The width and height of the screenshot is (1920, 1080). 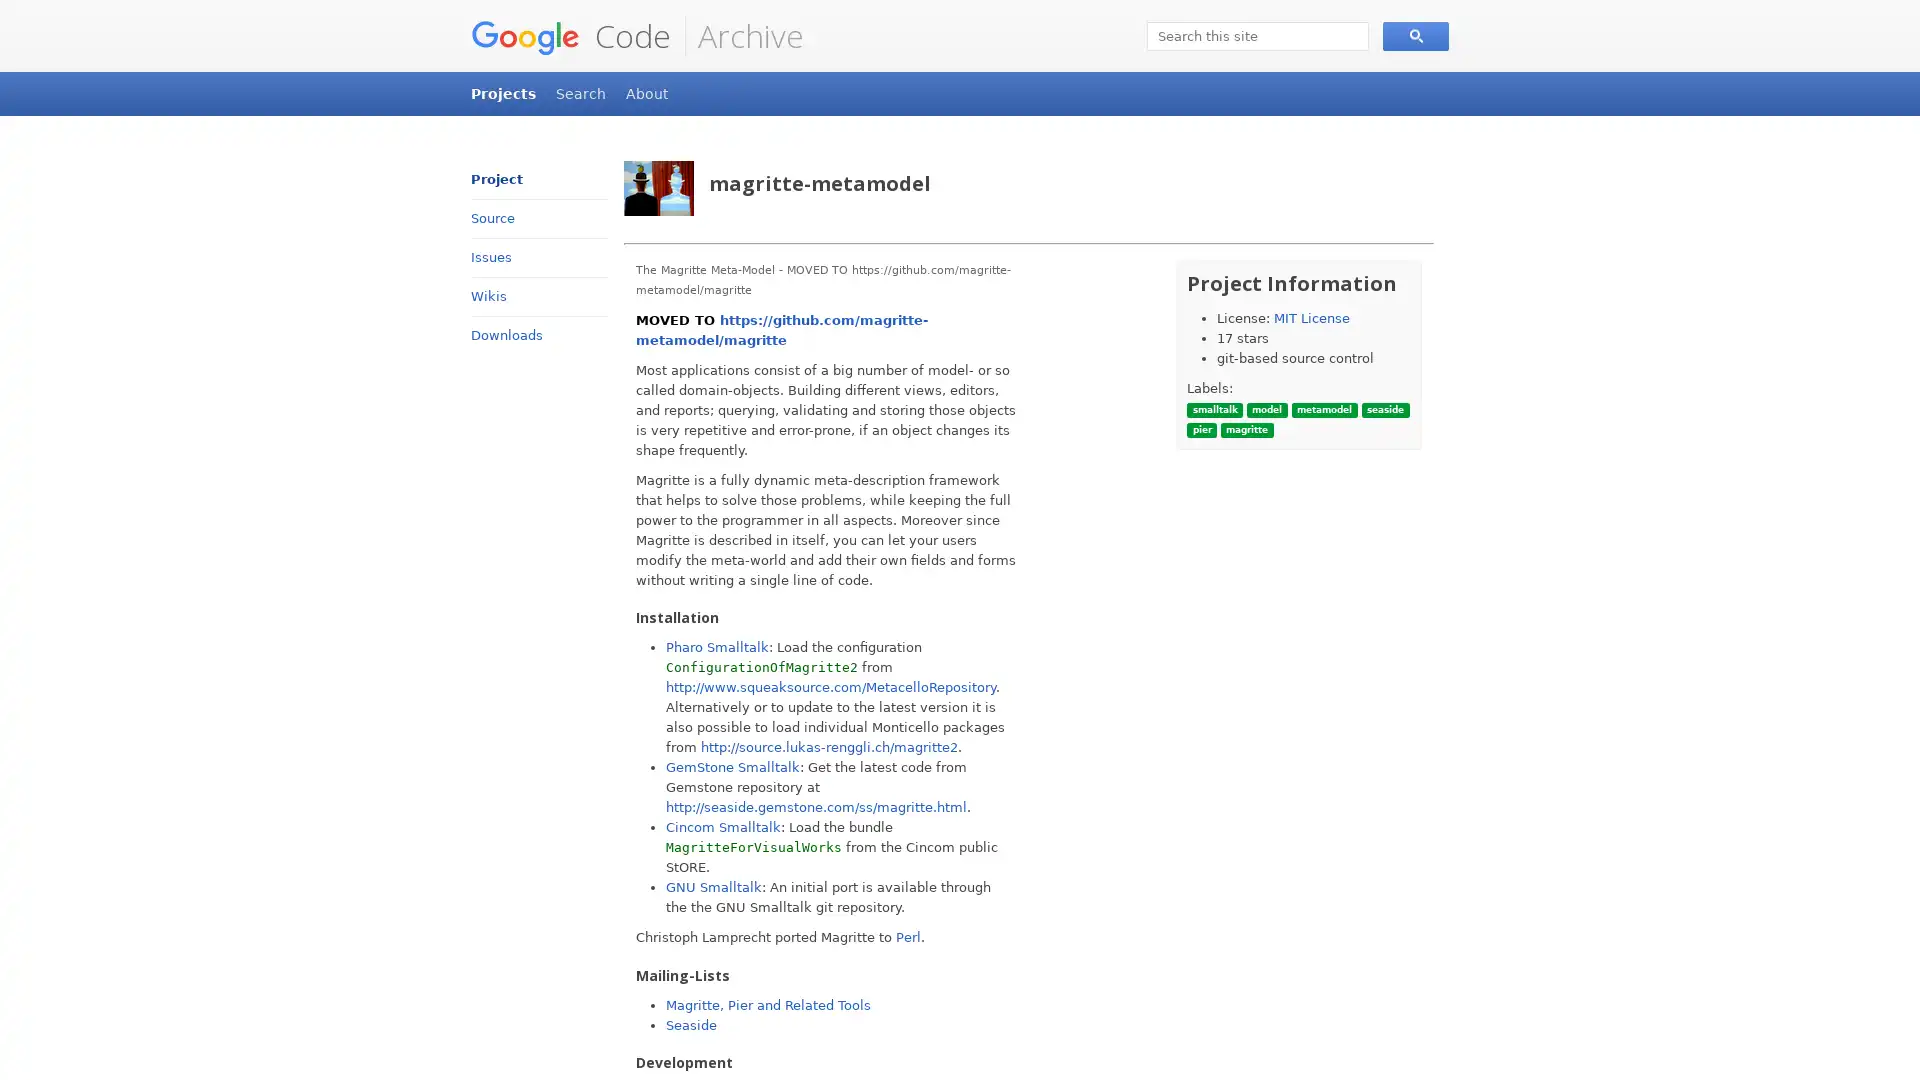 What do you see at coordinates (1415, 36) in the screenshot?
I see `Search` at bounding box center [1415, 36].